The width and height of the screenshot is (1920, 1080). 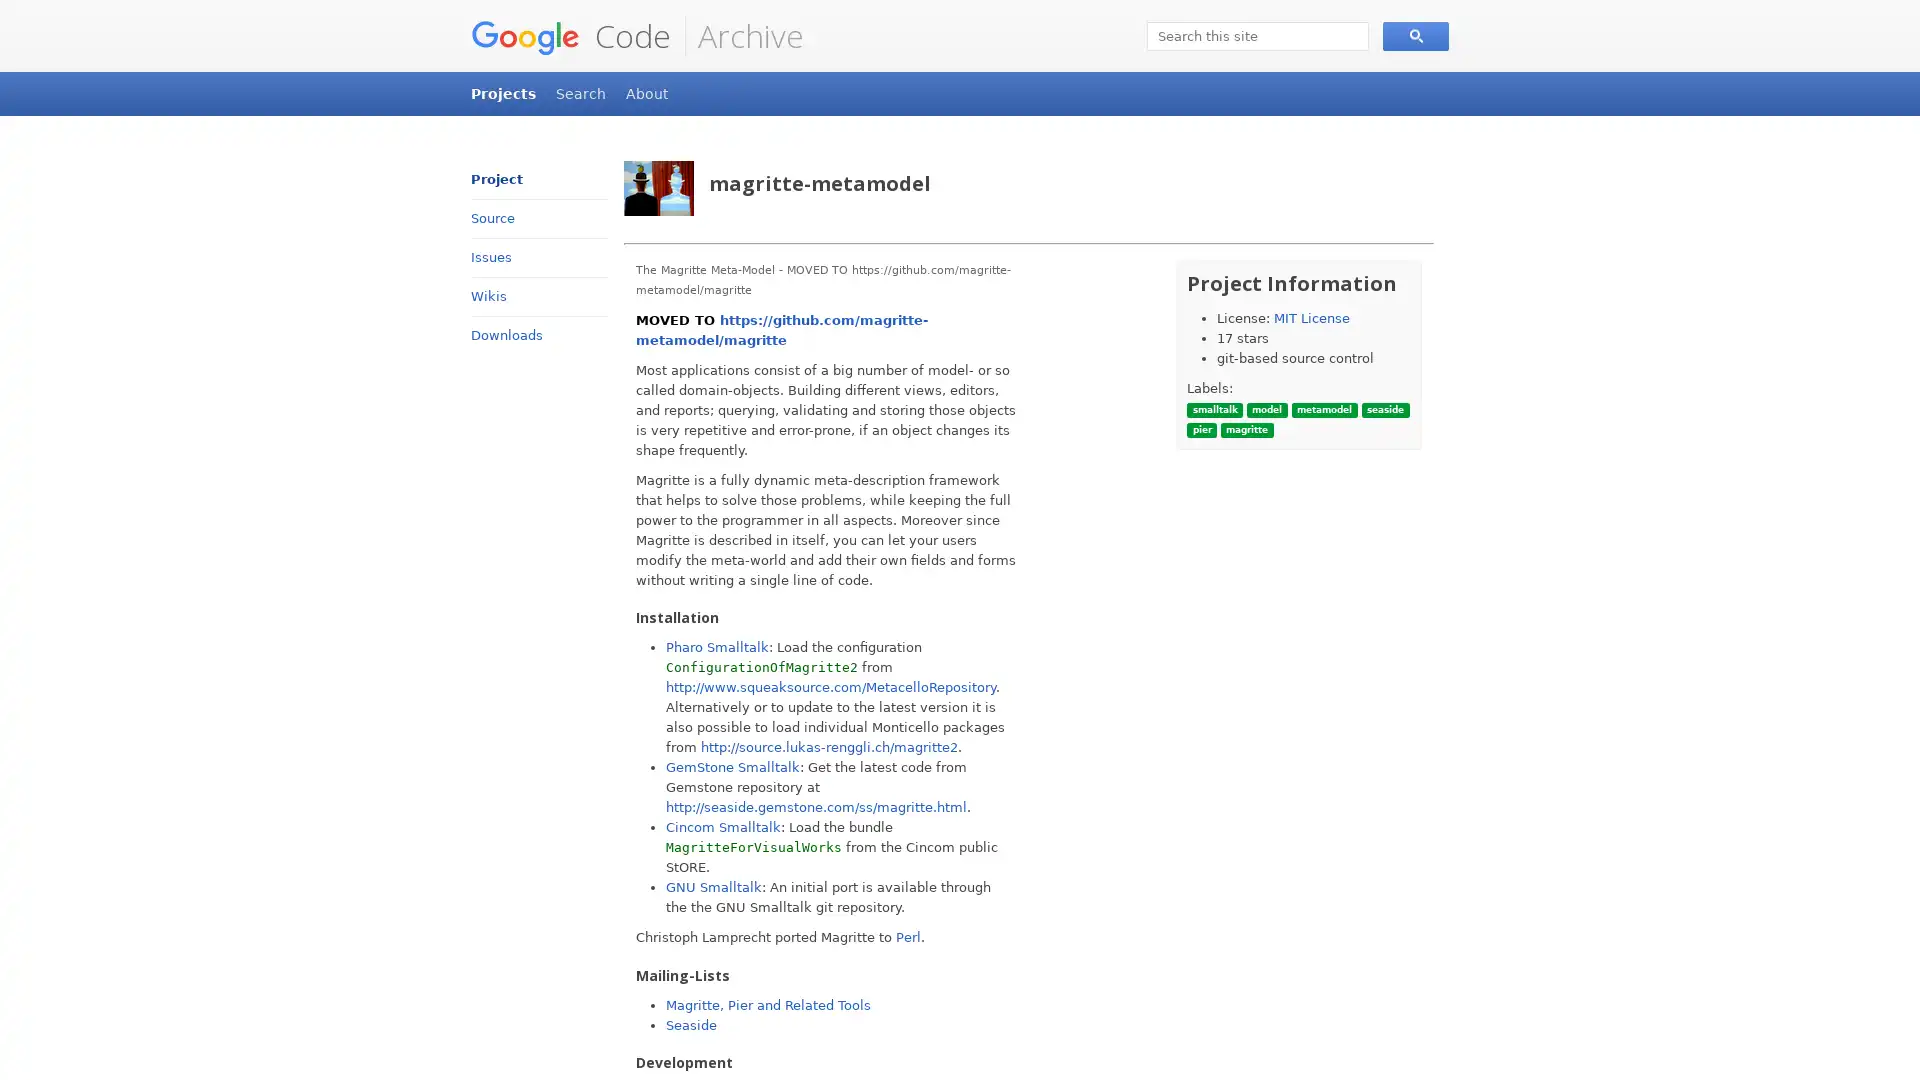 What do you see at coordinates (1415, 36) in the screenshot?
I see `Search` at bounding box center [1415, 36].